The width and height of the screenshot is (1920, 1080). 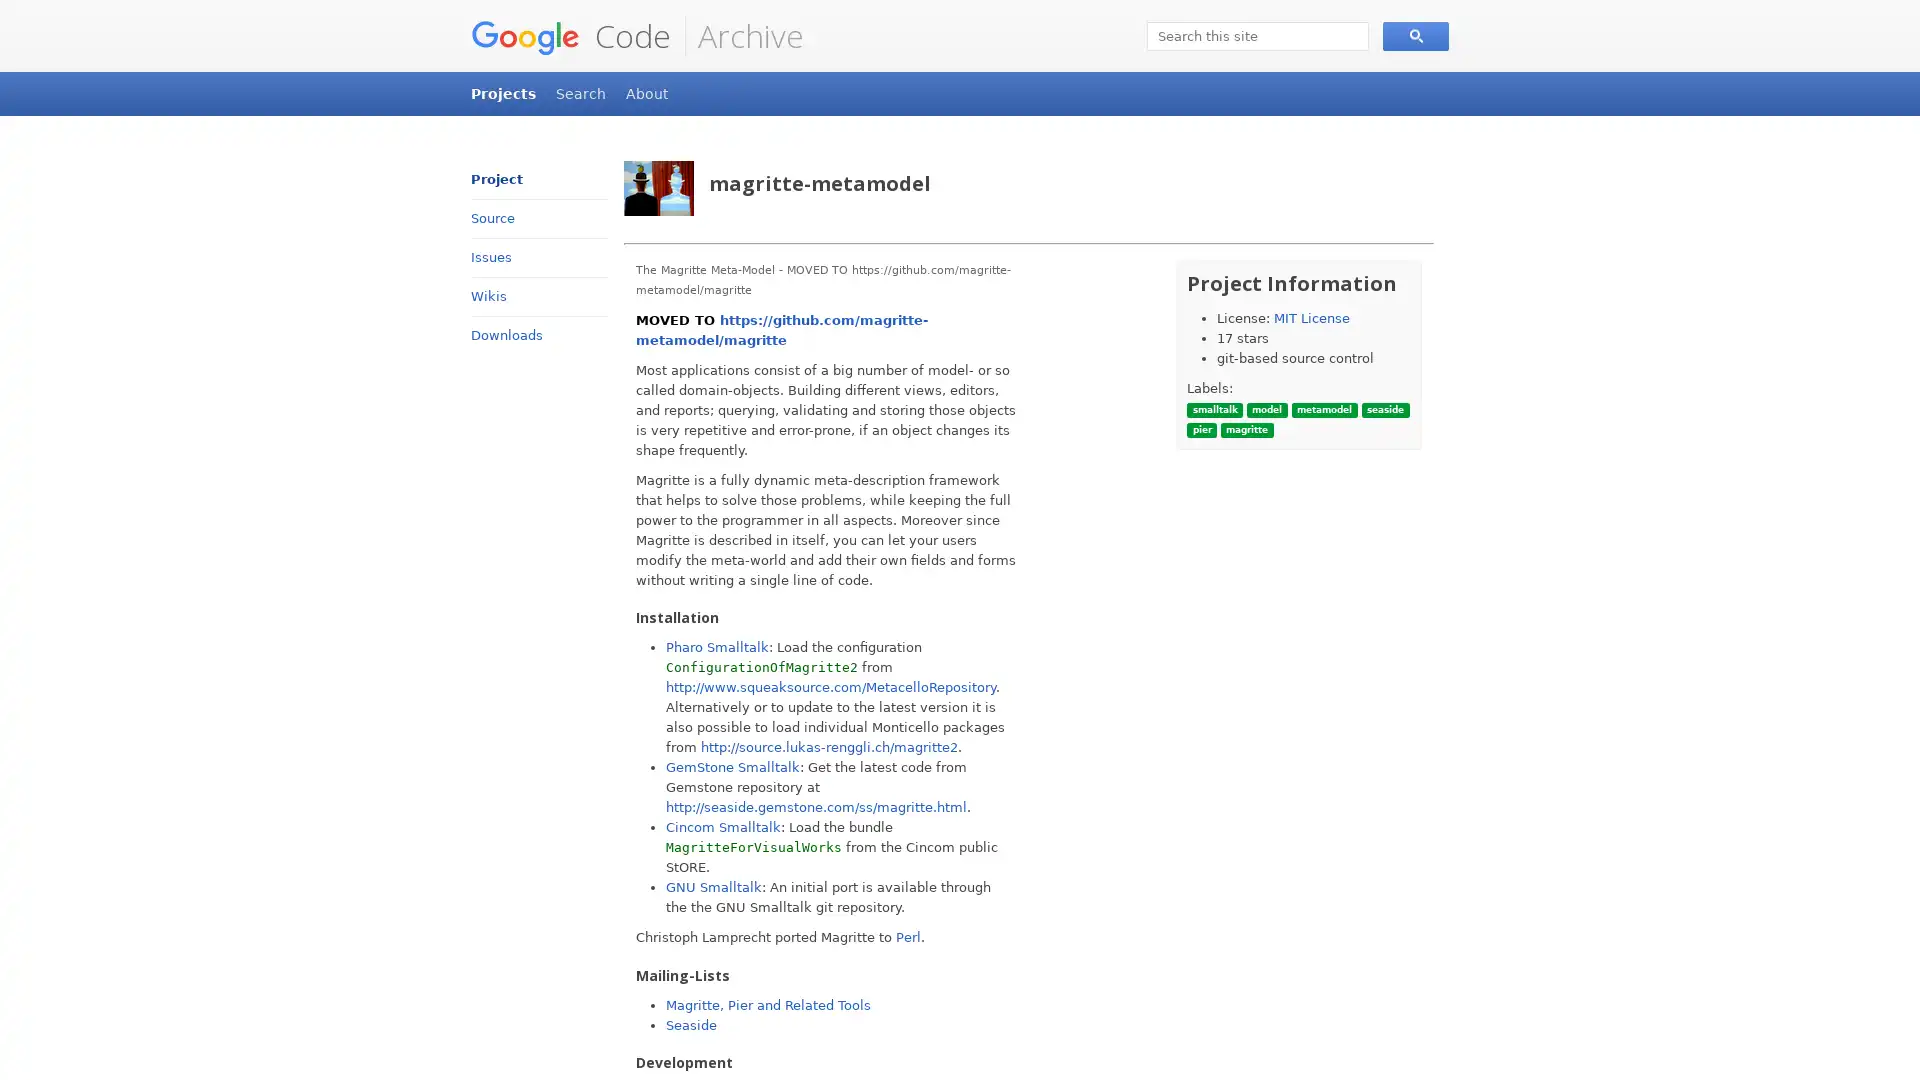 What do you see at coordinates (1415, 36) in the screenshot?
I see `Search` at bounding box center [1415, 36].